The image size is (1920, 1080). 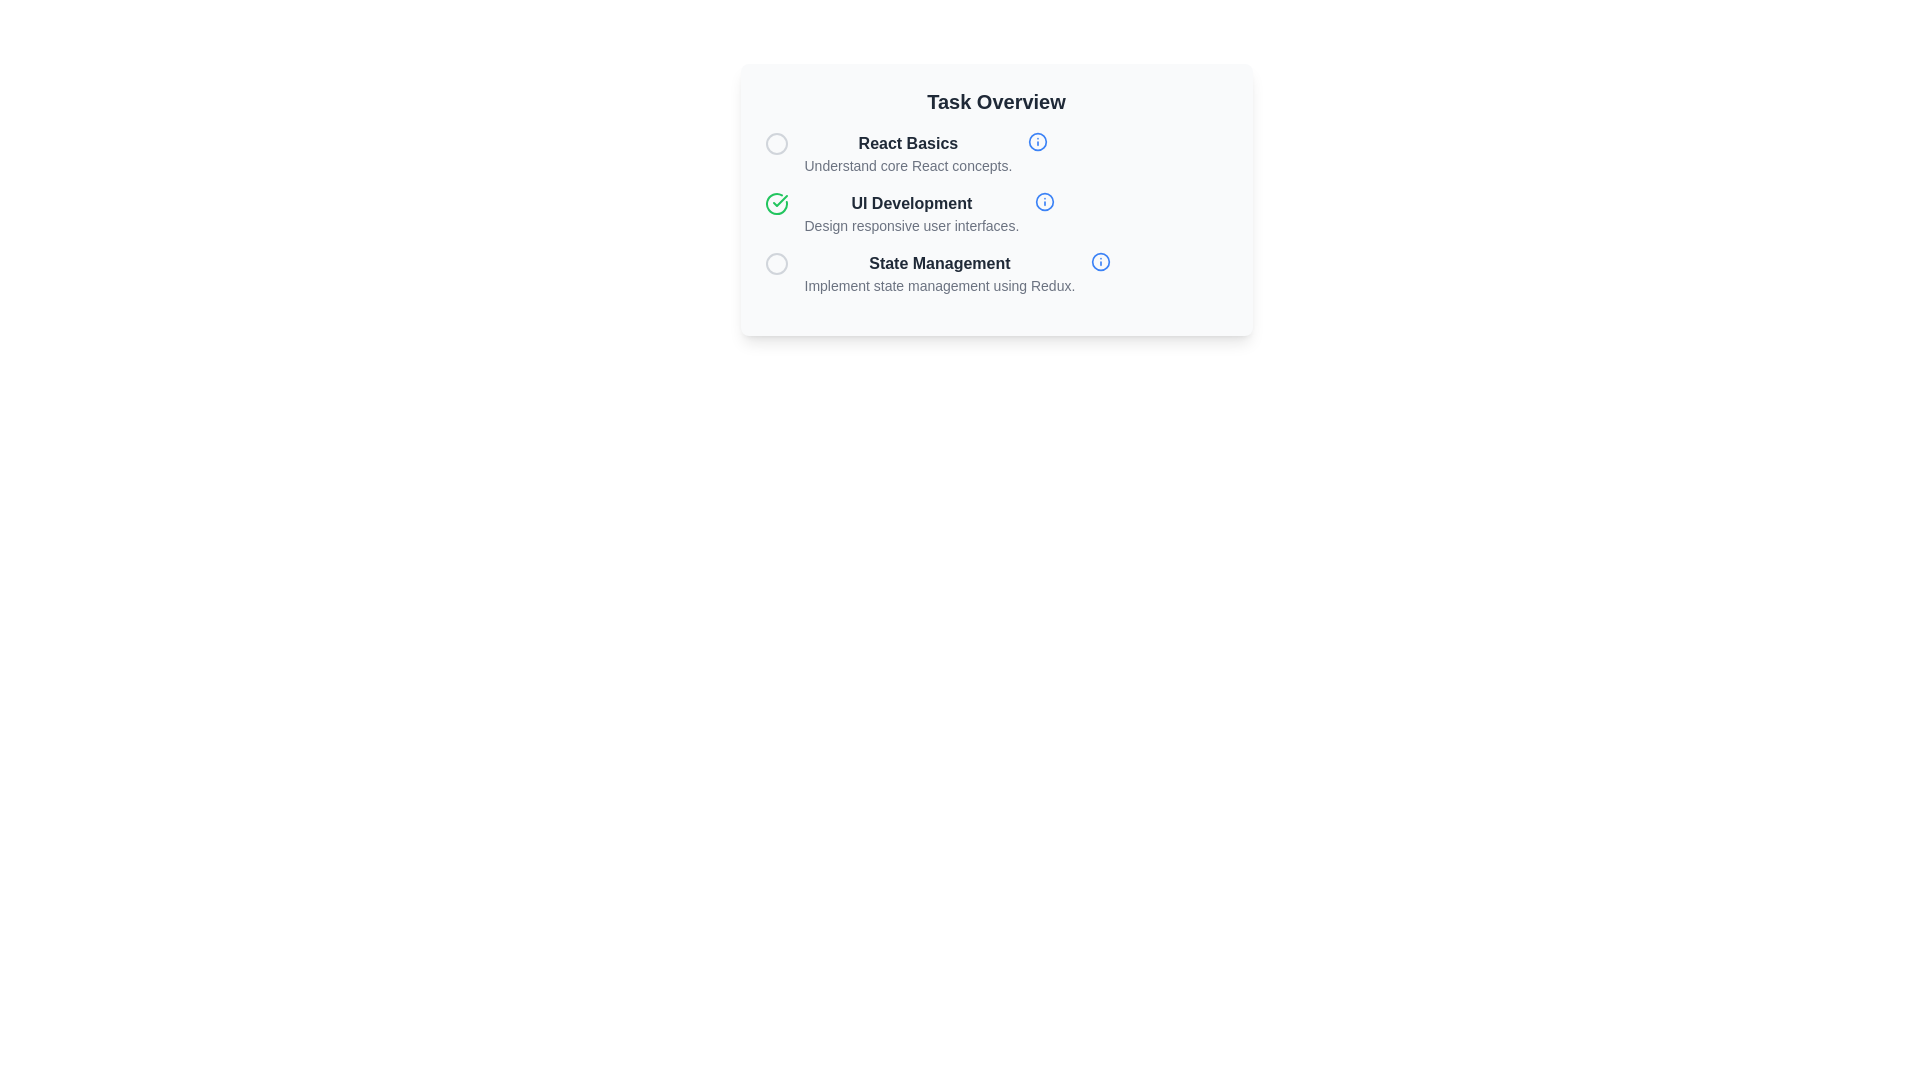 What do you see at coordinates (996, 101) in the screenshot?
I see `the header text label 'Task Overview' which is bold and large-sized, located at the top of a card with a light gray background` at bounding box center [996, 101].